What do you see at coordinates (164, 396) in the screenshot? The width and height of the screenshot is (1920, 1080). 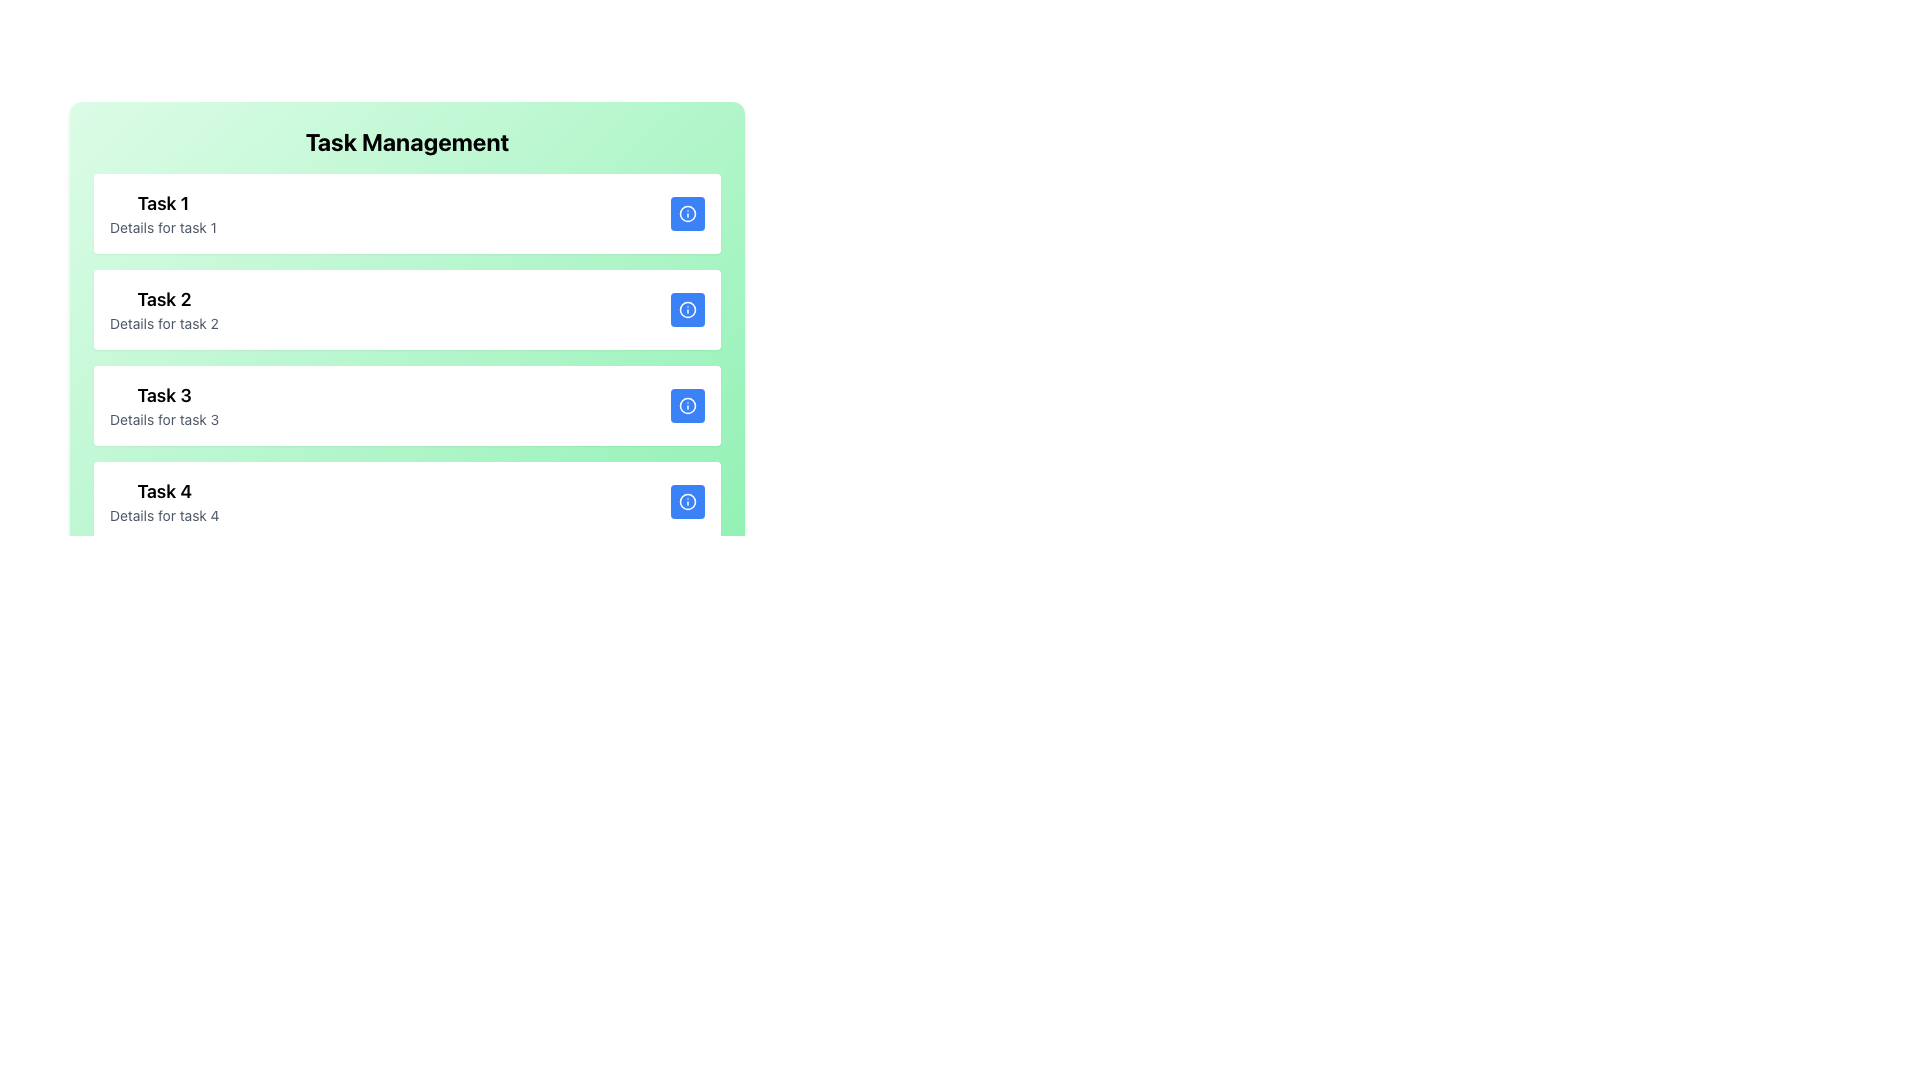 I see `the text label displaying 'Task 3', which is characterized by bold and slightly enlarged font styling, located within the green-colored 'Task Management' interface` at bounding box center [164, 396].